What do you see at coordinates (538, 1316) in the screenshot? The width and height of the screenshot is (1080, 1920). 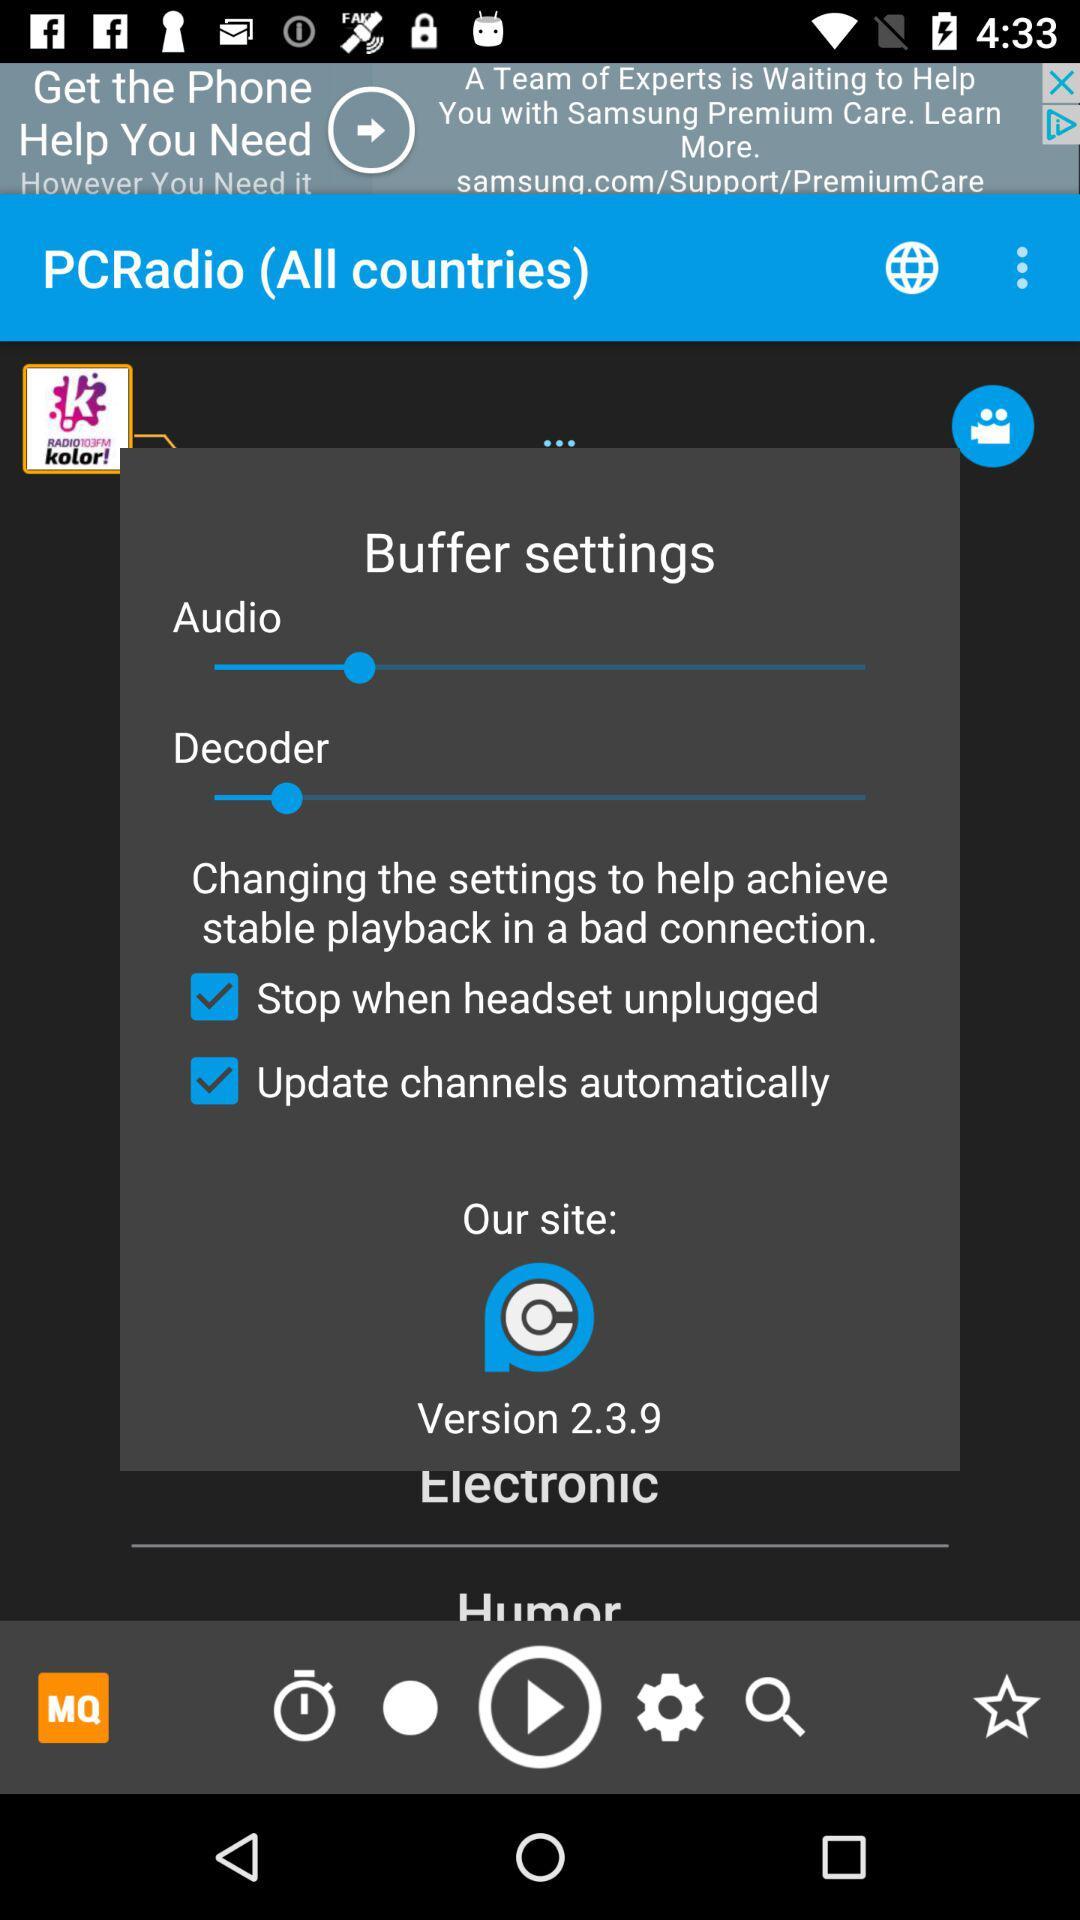 I see `the item above the version 2 3 item` at bounding box center [538, 1316].